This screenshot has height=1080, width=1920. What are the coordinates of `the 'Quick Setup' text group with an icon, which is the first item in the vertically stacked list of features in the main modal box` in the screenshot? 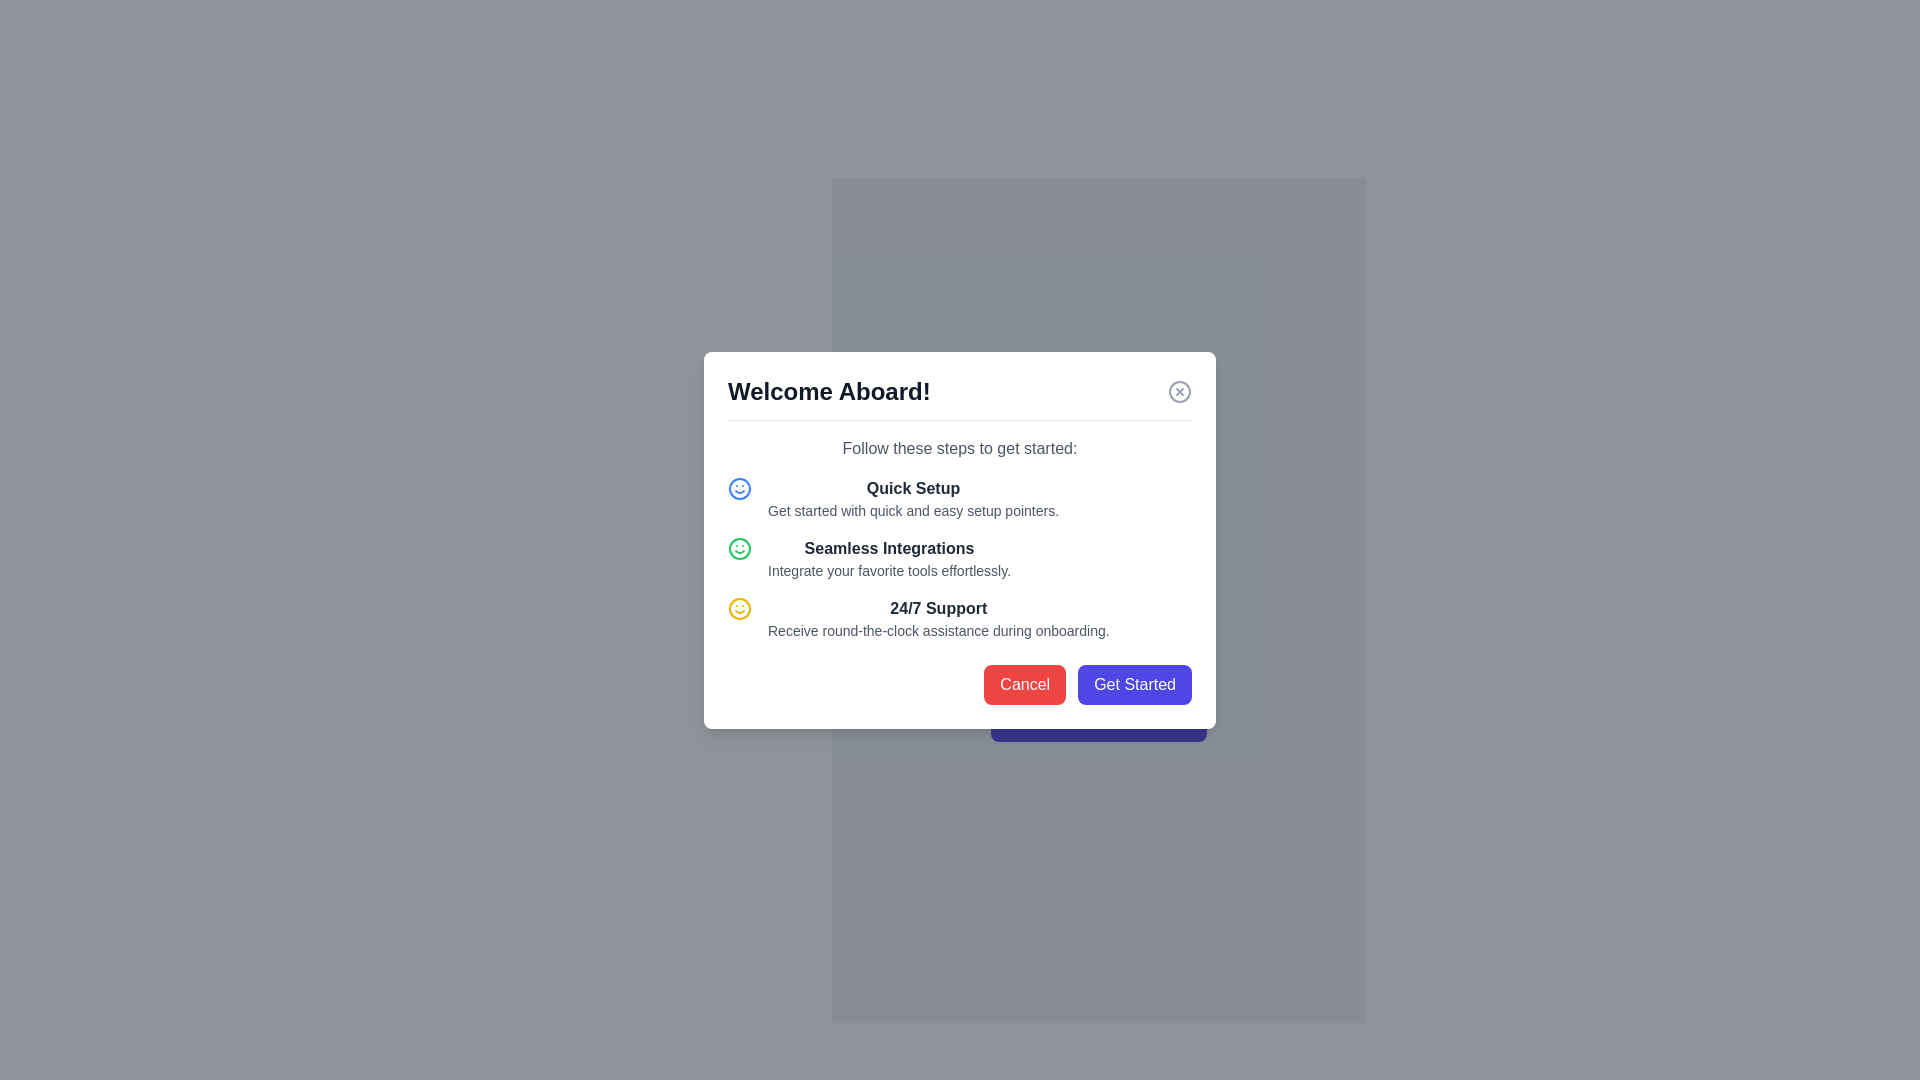 It's located at (960, 496).